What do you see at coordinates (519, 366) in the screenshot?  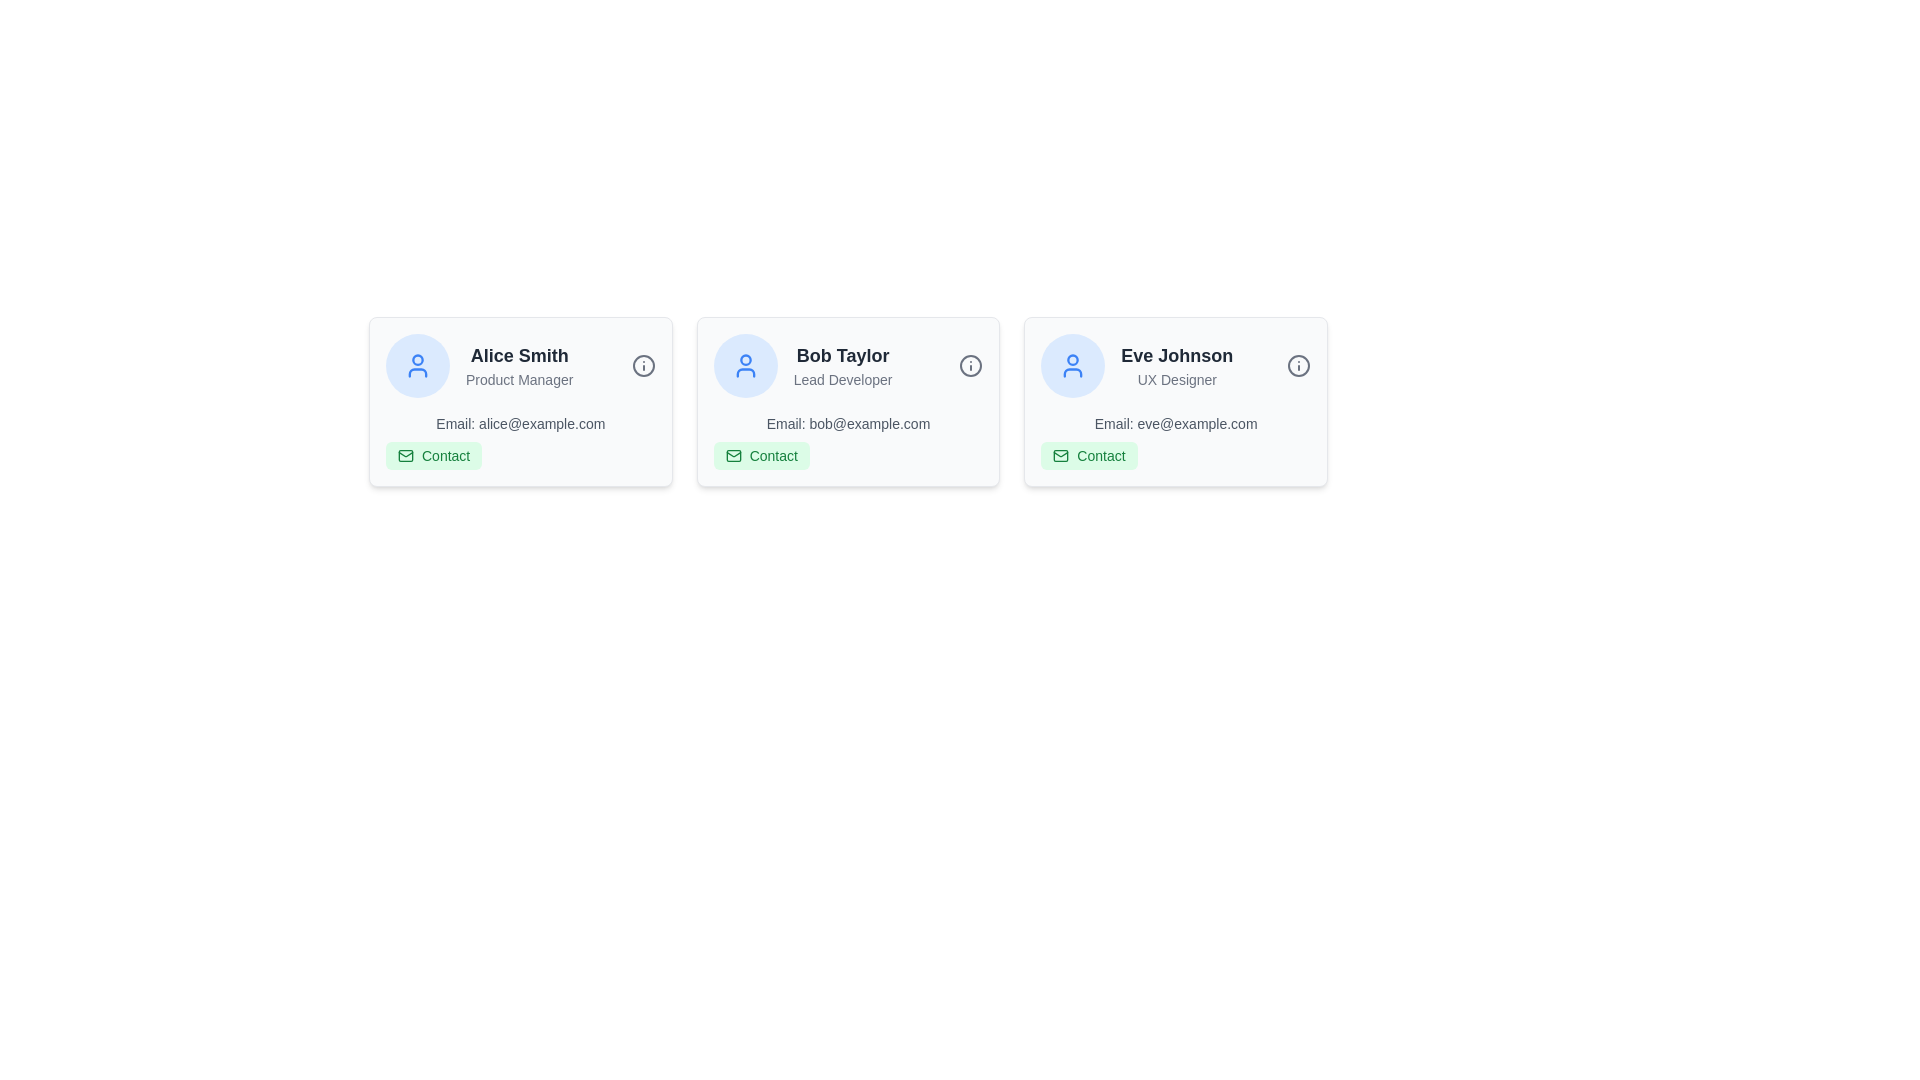 I see `text displayed for 'Alice Smith', who is a 'Product Manager', in the top portion of the first card from the left` at bounding box center [519, 366].